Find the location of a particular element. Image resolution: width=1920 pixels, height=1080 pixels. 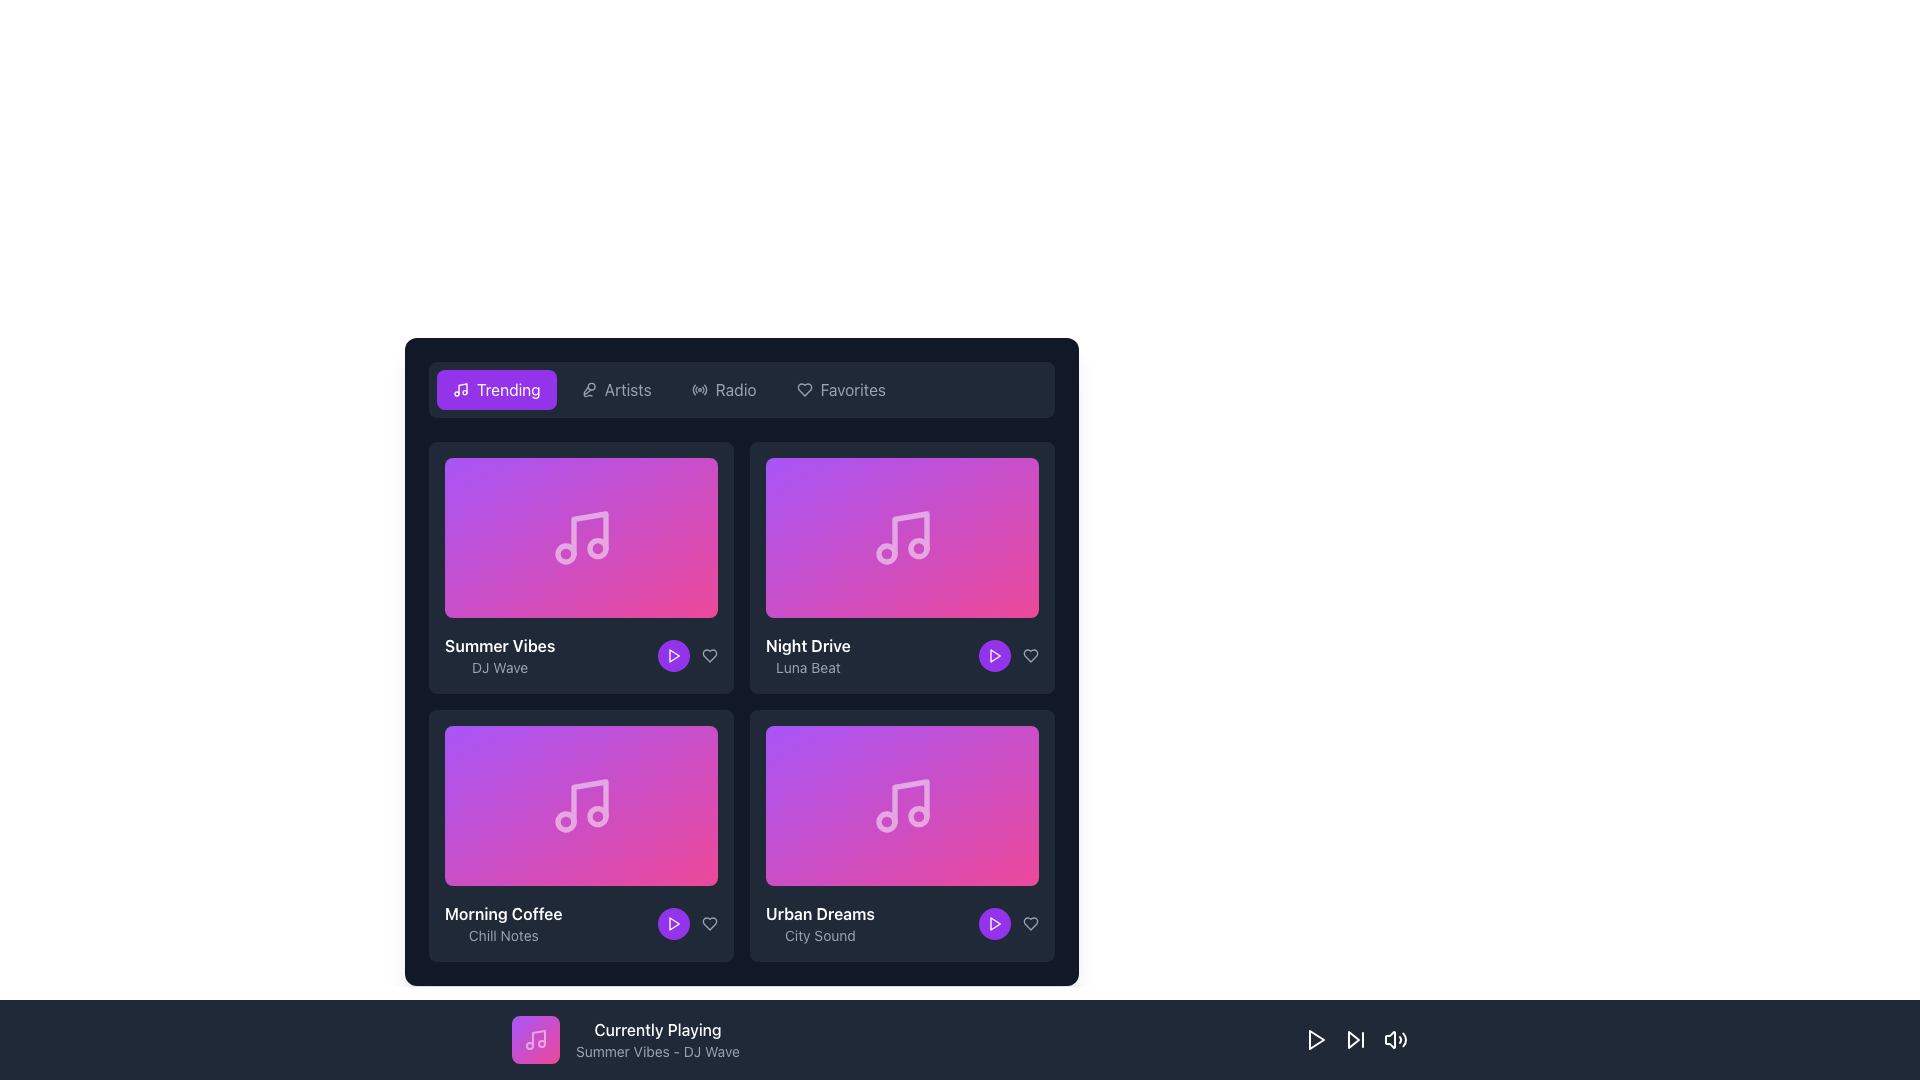

the heart icon located at the bottom right corner of the 'Night Drive' song card is located at coordinates (1031, 655).